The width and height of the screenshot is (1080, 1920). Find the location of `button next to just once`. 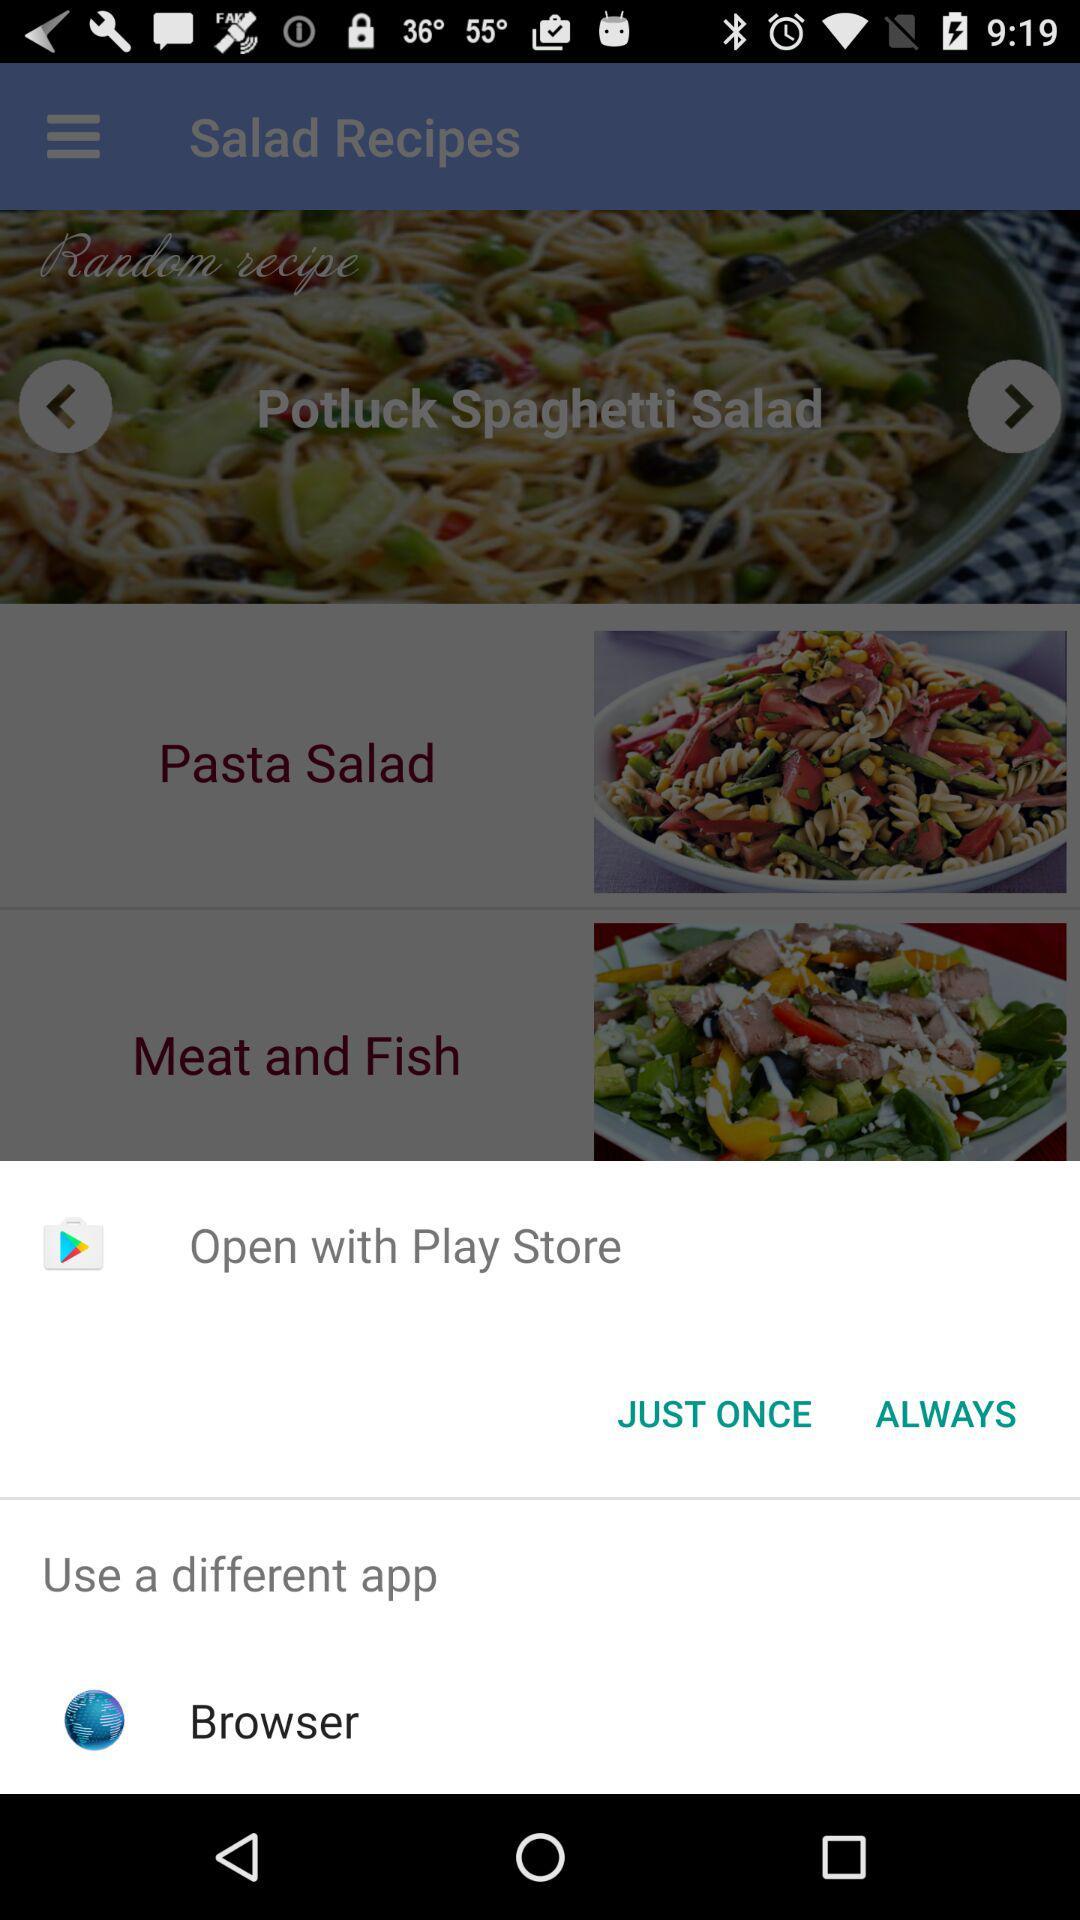

button next to just once is located at coordinates (945, 1411).